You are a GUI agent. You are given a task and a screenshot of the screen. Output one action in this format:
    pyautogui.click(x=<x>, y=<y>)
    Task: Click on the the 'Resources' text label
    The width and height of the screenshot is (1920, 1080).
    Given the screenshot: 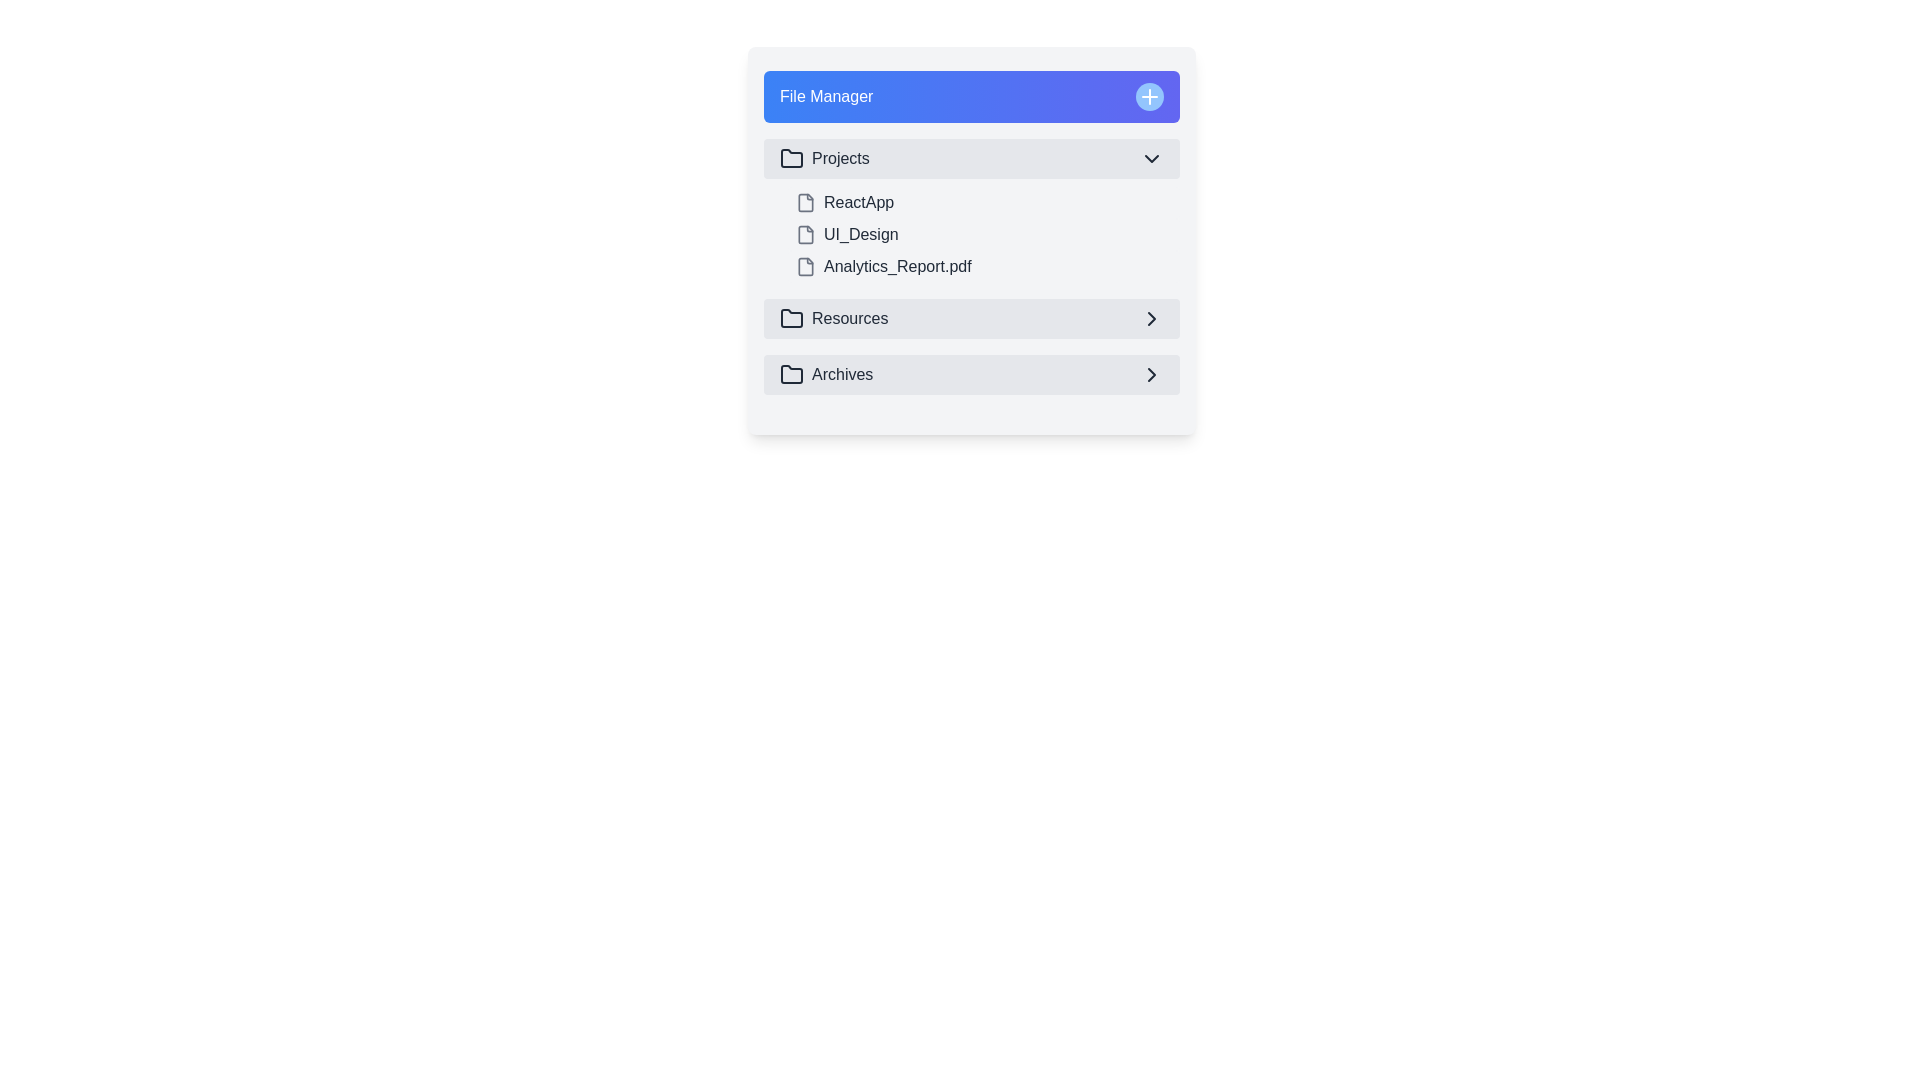 What is the action you would take?
    pyautogui.click(x=849, y=318)
    